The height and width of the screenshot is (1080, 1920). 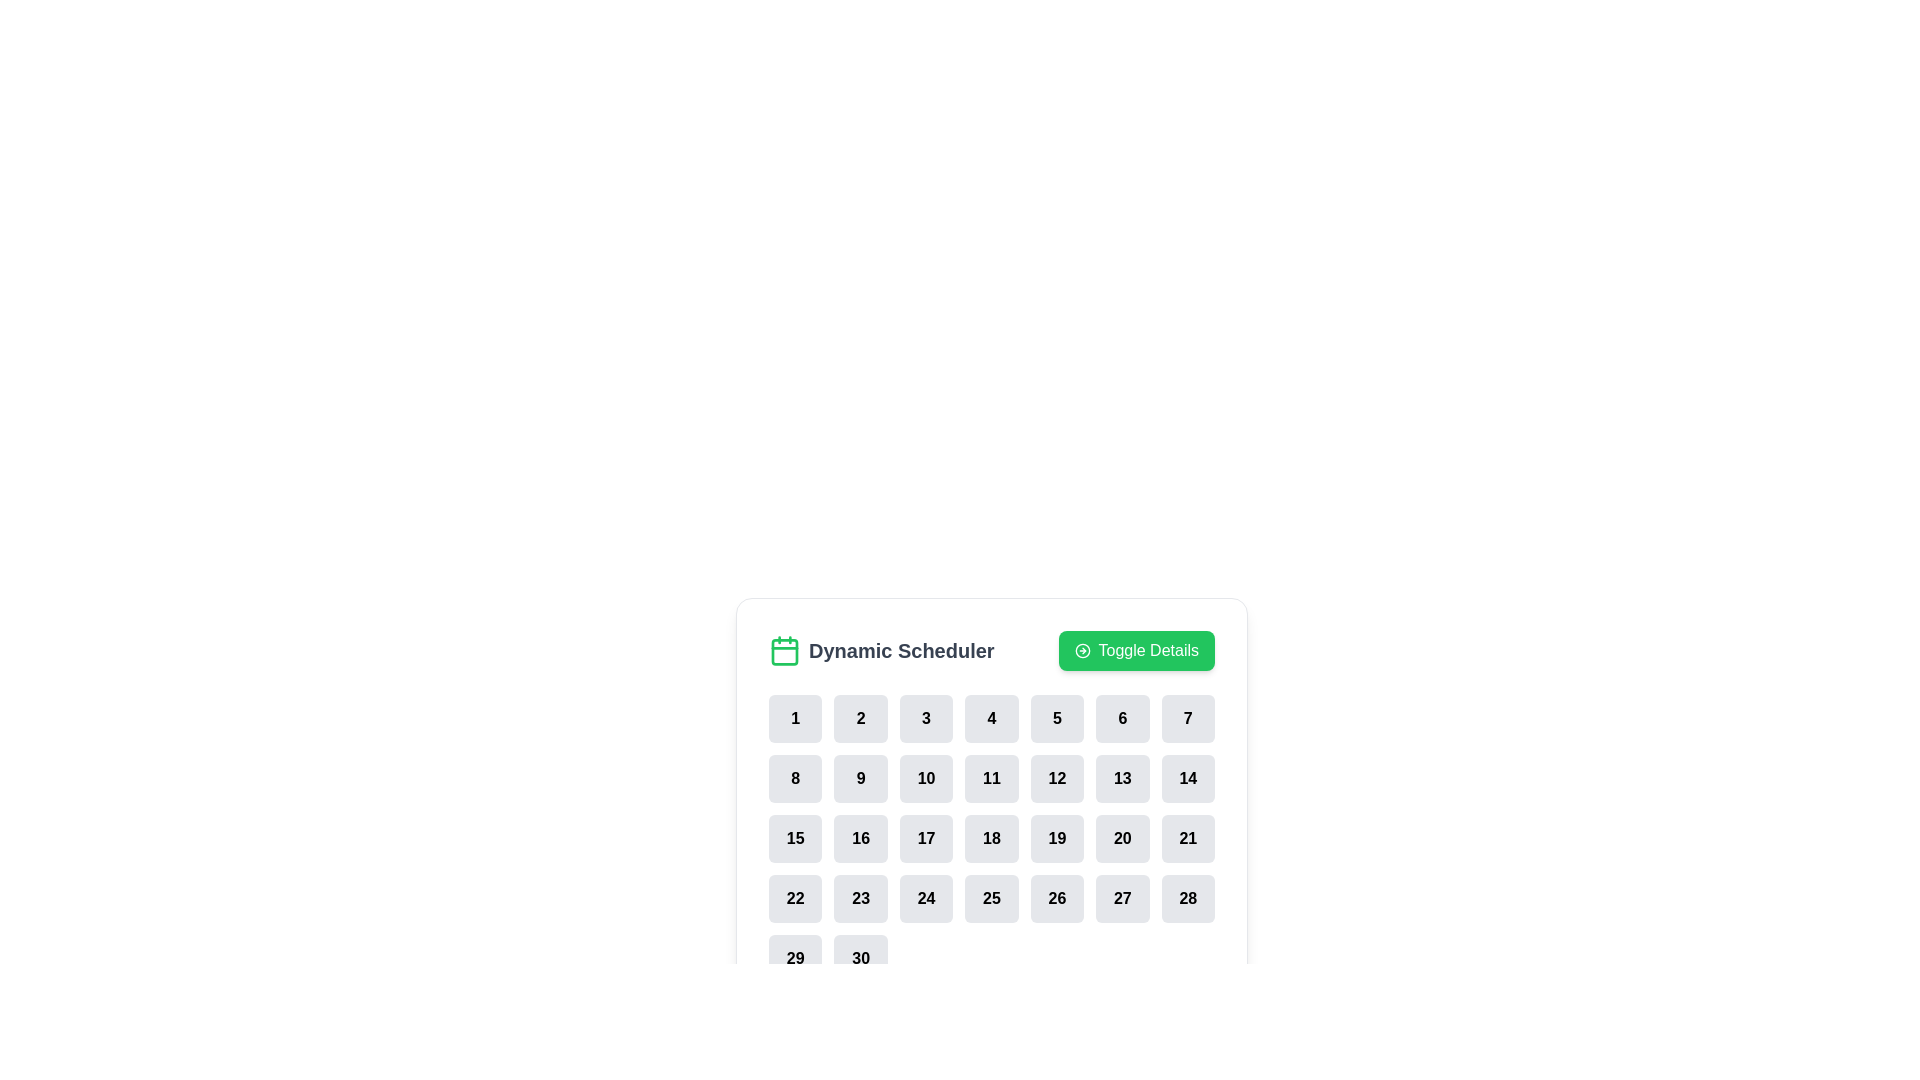 I want to click on the rounded rectangular button with a gray background and the bold number '2' centered in black, so click(x=861, y=717).